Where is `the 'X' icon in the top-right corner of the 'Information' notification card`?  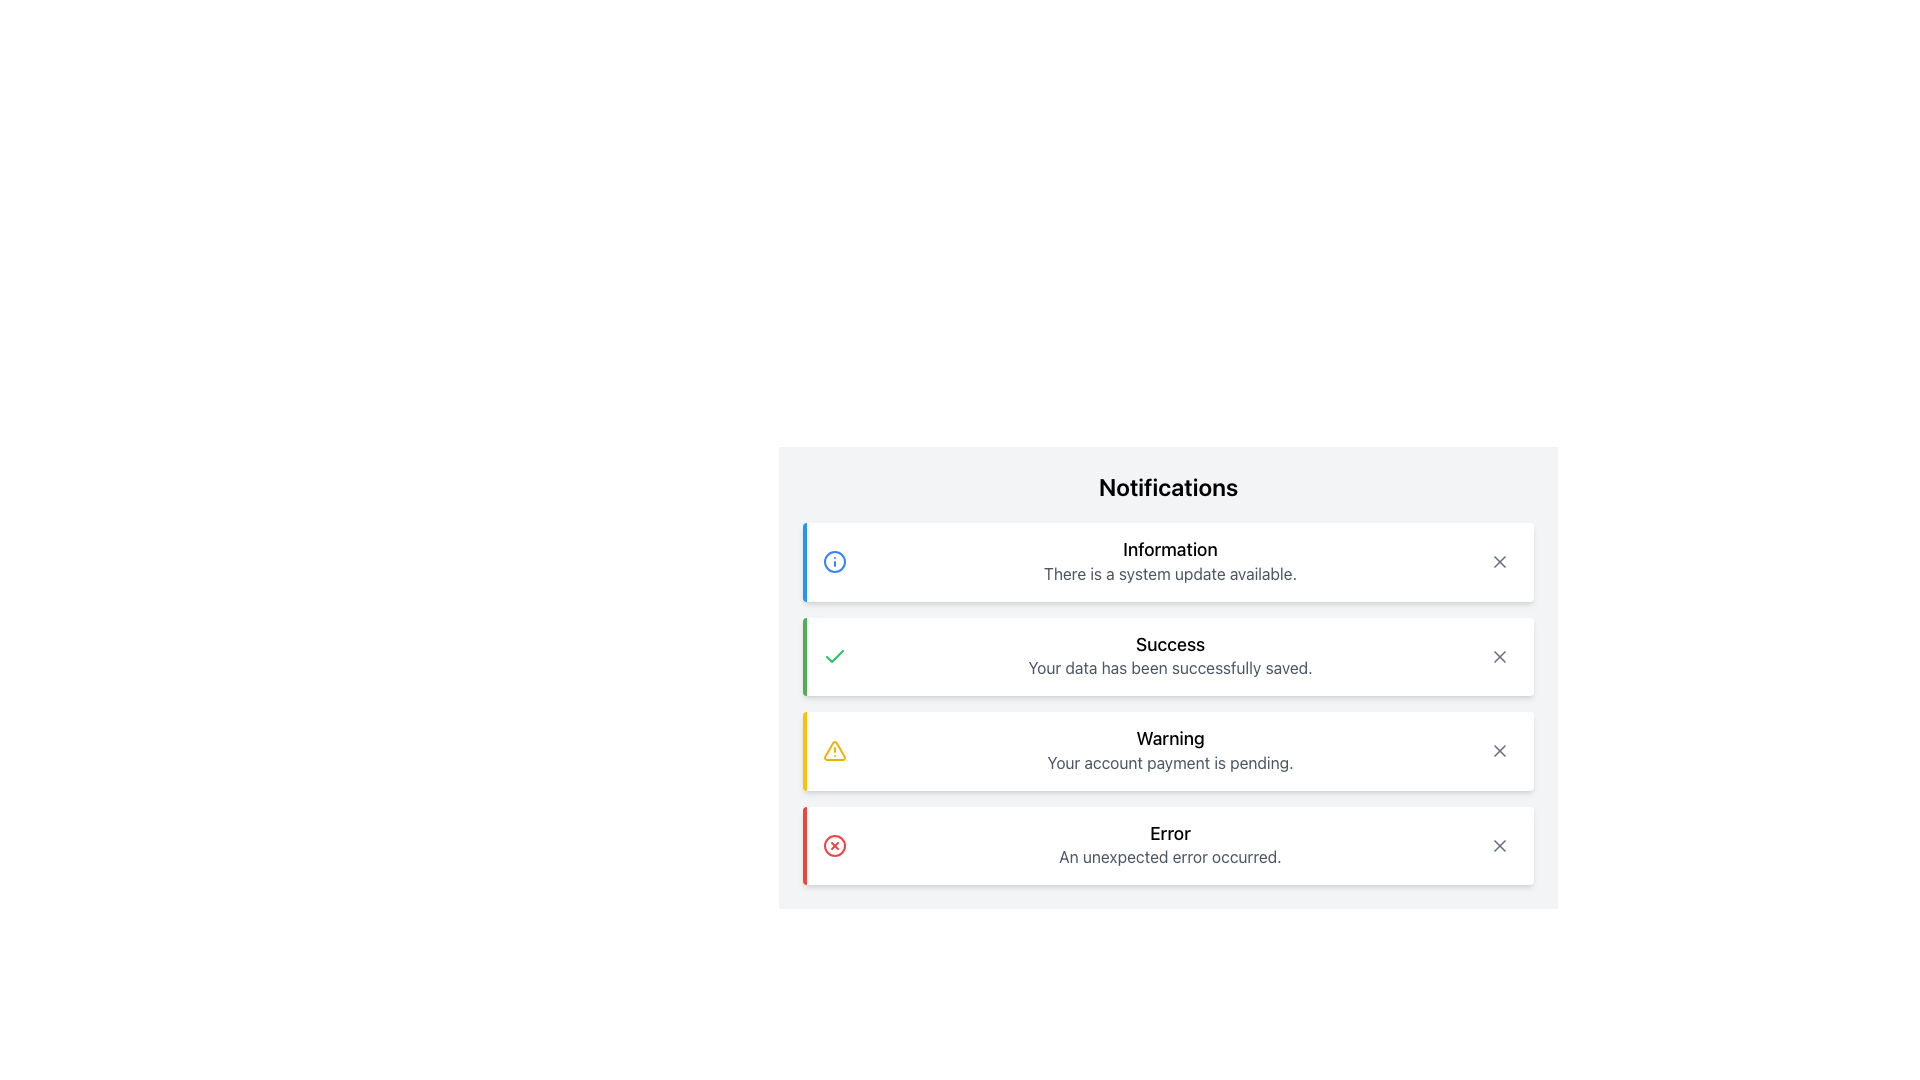
the 'X' icon in the top-right corner of the 'Information' notification card is located at coordinates (1499, 562).